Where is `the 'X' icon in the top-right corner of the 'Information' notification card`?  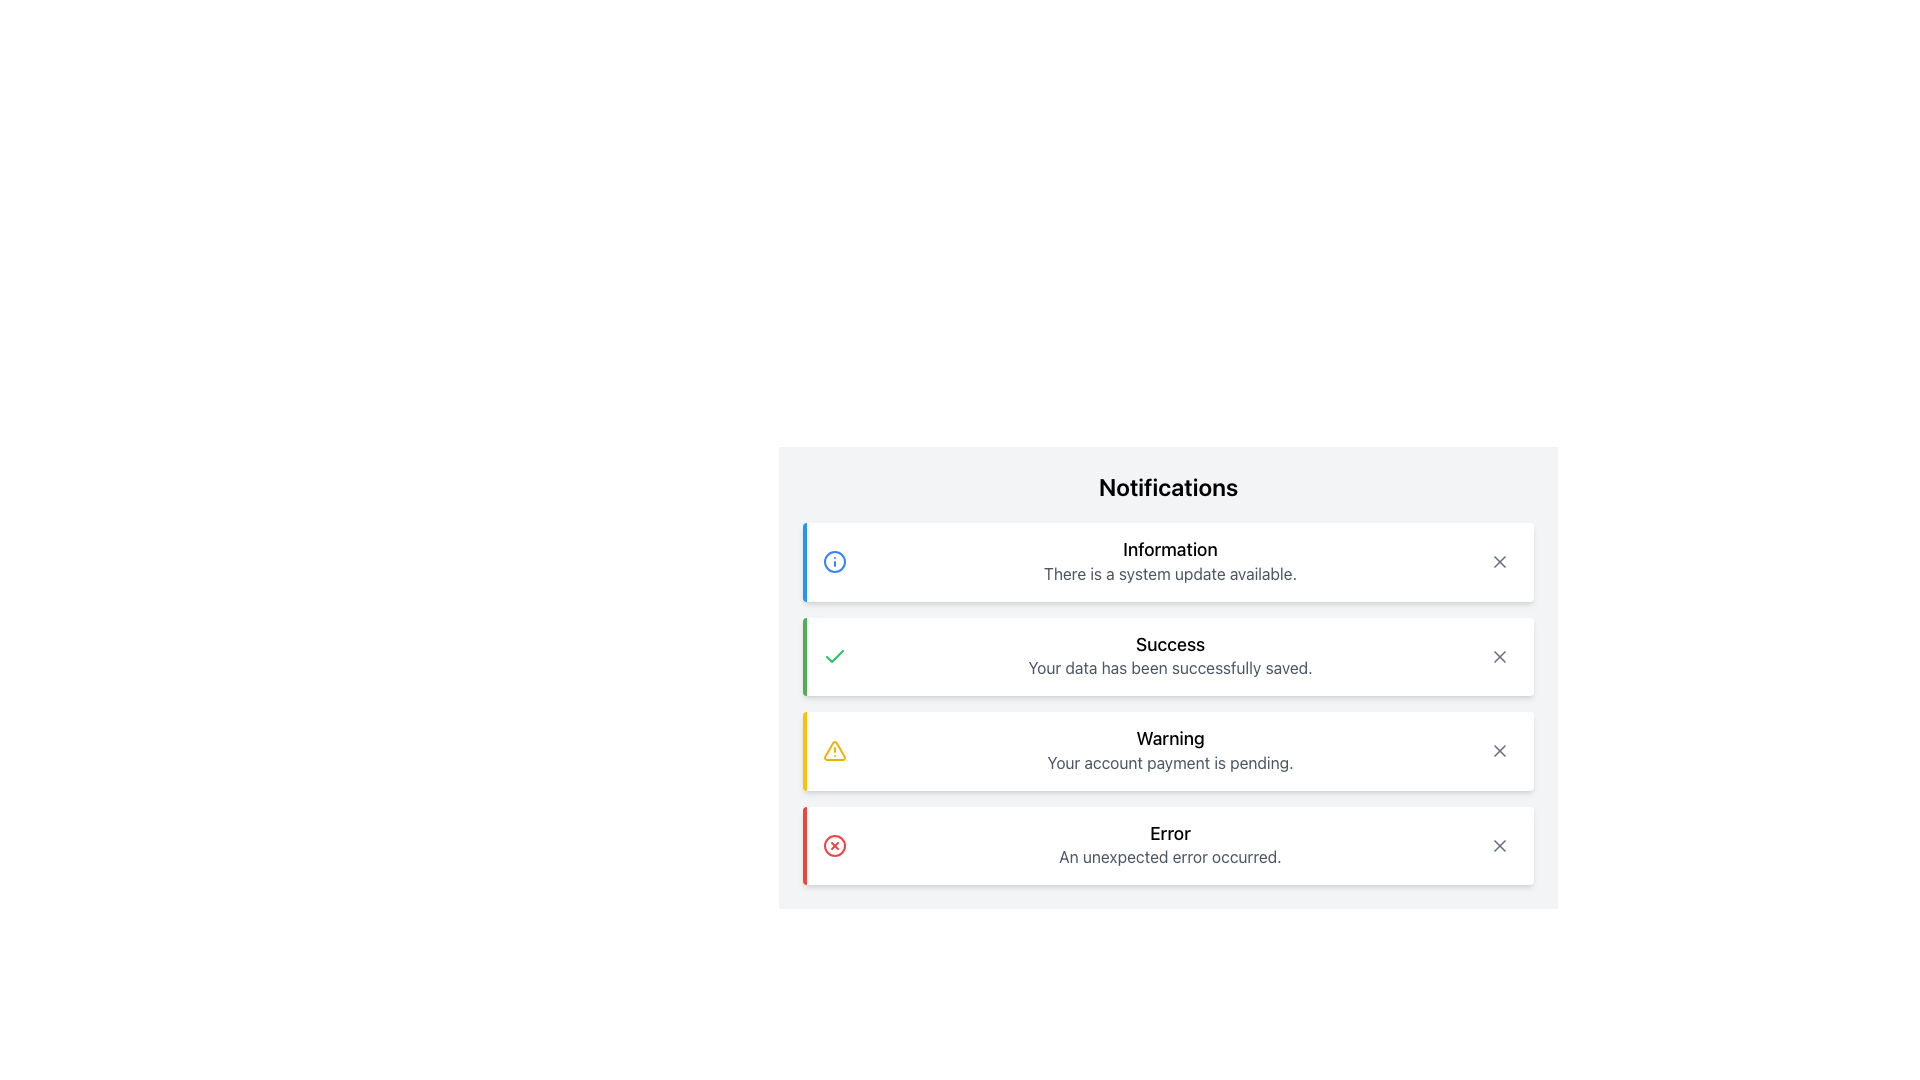
the 'X' icon in the top-right corner of the 'Information' notification card is located at coordinates (1499, 562).